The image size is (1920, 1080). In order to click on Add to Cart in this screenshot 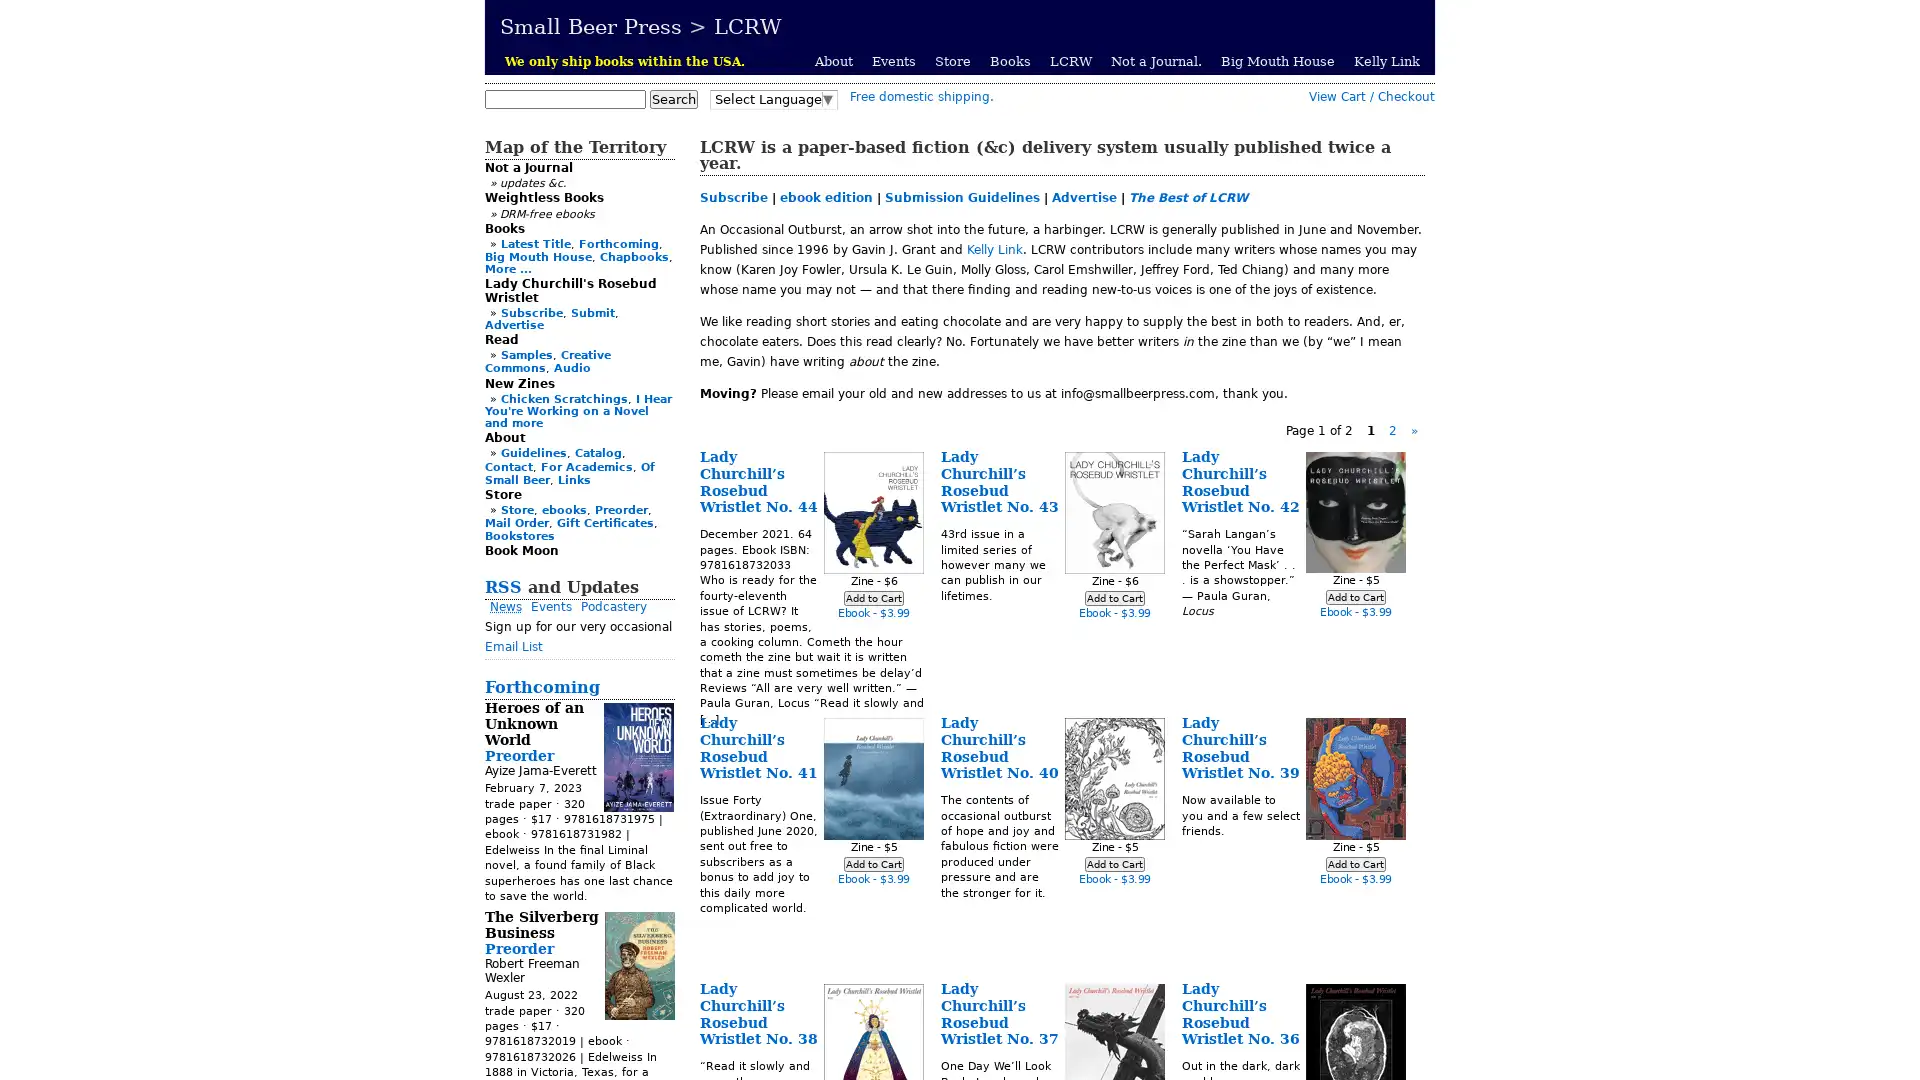, I will do `click(1356, 862)`.